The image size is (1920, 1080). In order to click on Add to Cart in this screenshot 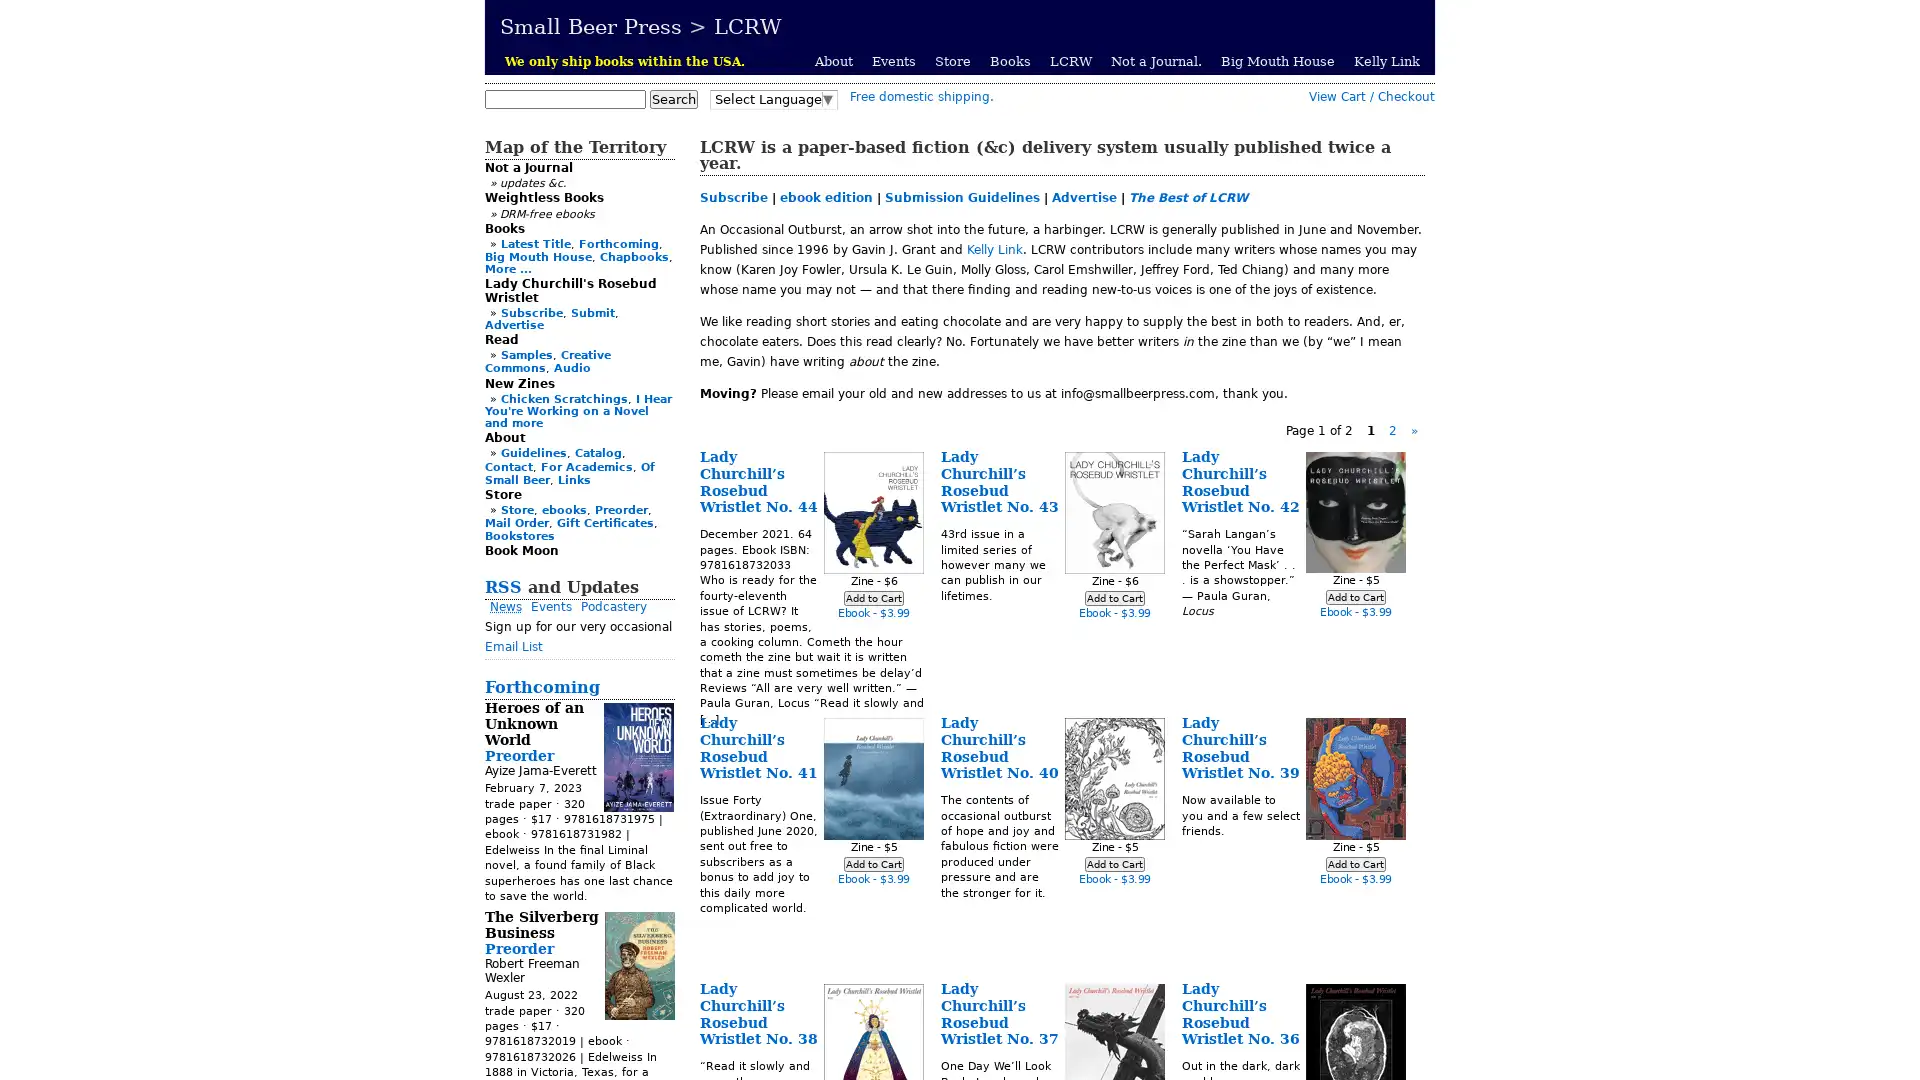, I will do `click(1356, 862)`.